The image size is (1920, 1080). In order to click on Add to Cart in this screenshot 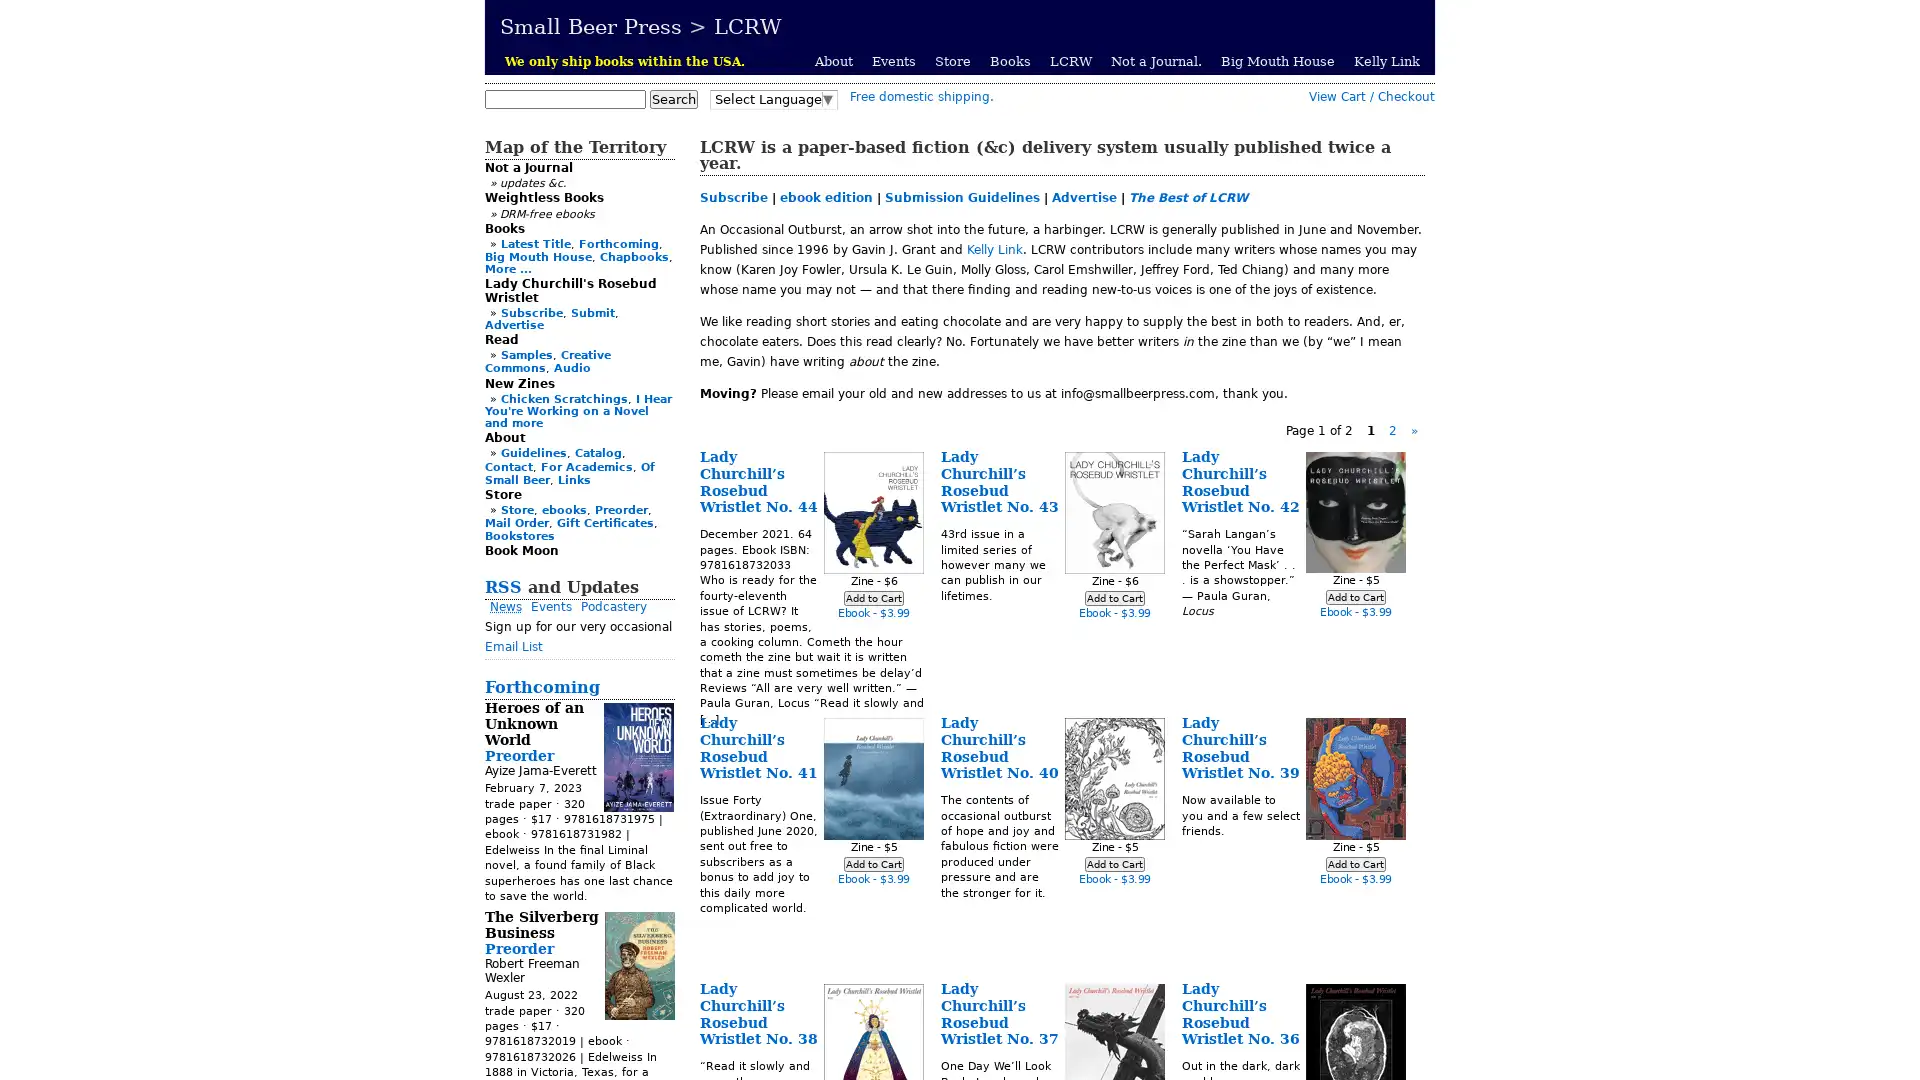, I will do `click(1356, 862)`.